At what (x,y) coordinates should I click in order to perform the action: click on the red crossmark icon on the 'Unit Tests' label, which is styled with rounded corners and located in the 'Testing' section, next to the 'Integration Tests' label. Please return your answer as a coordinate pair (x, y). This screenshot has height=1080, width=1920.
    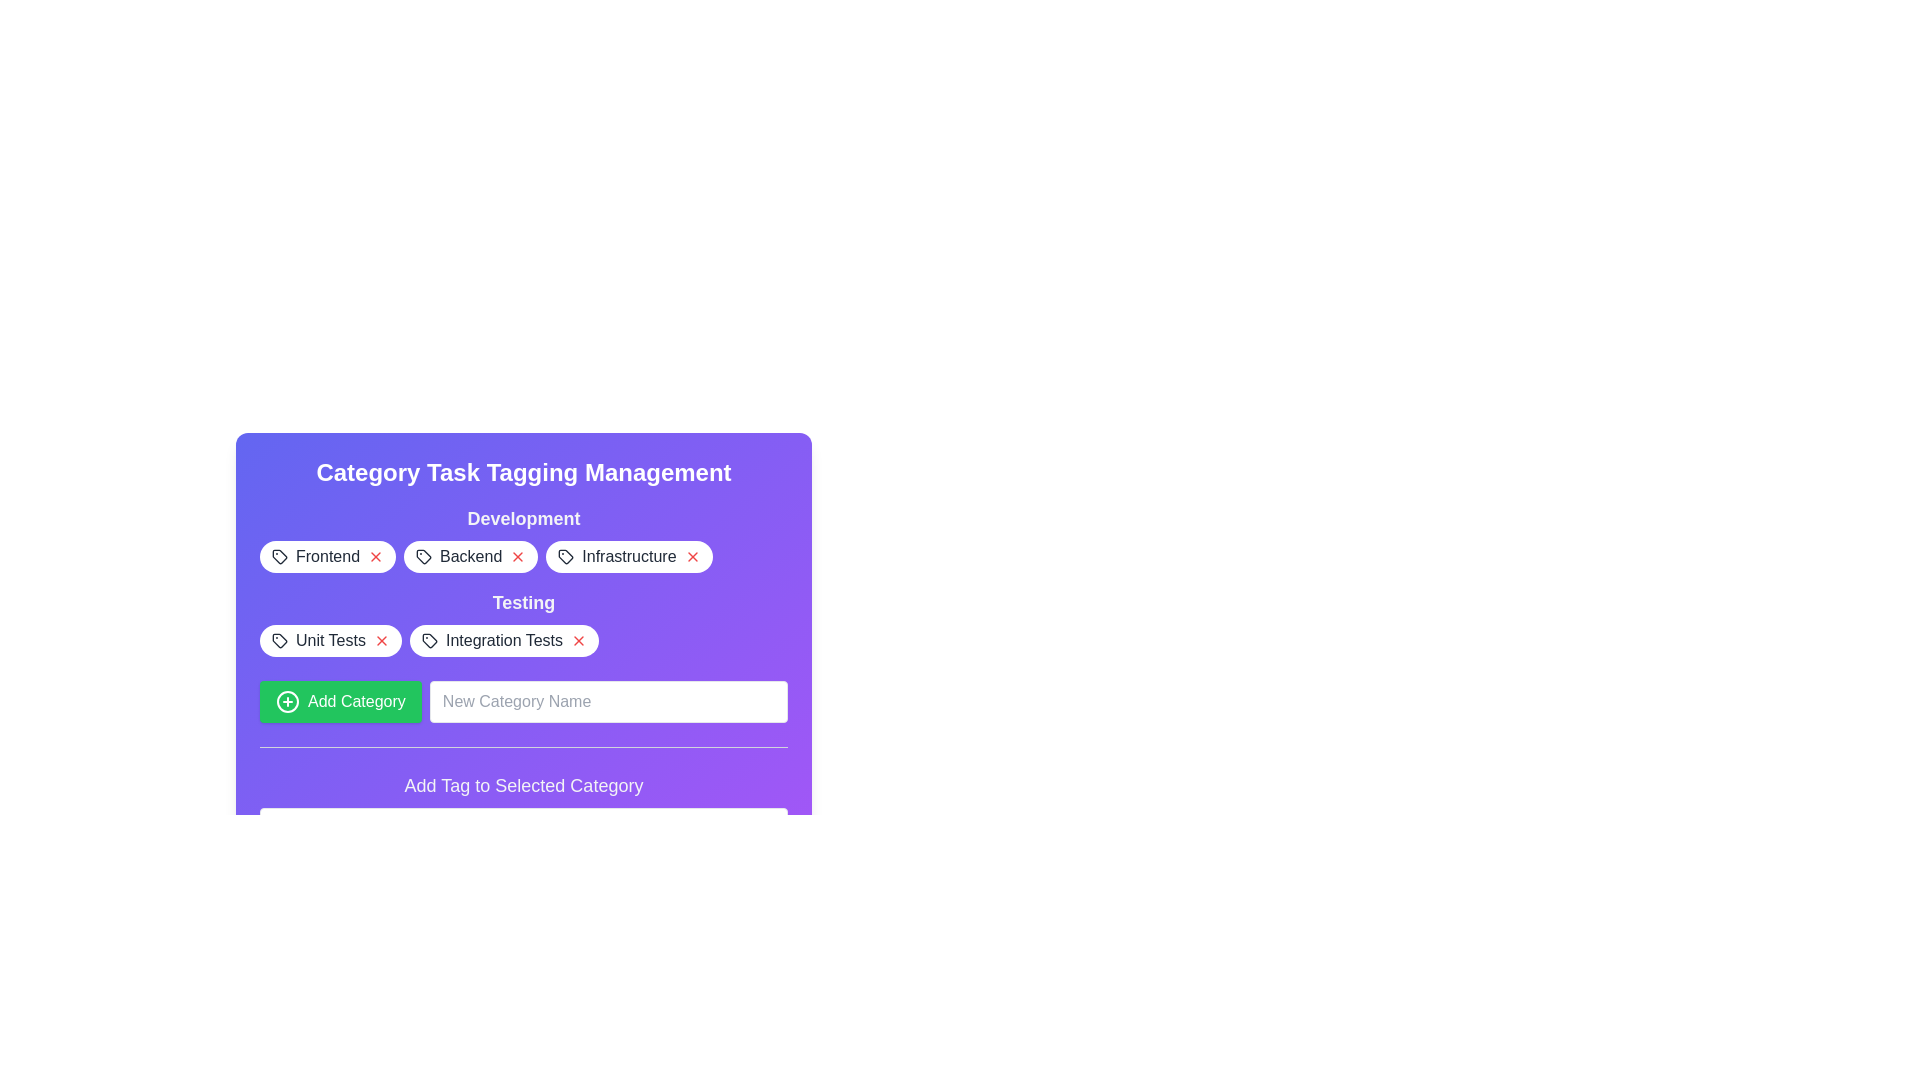
    Looking at the image, I should click on (331, 640).